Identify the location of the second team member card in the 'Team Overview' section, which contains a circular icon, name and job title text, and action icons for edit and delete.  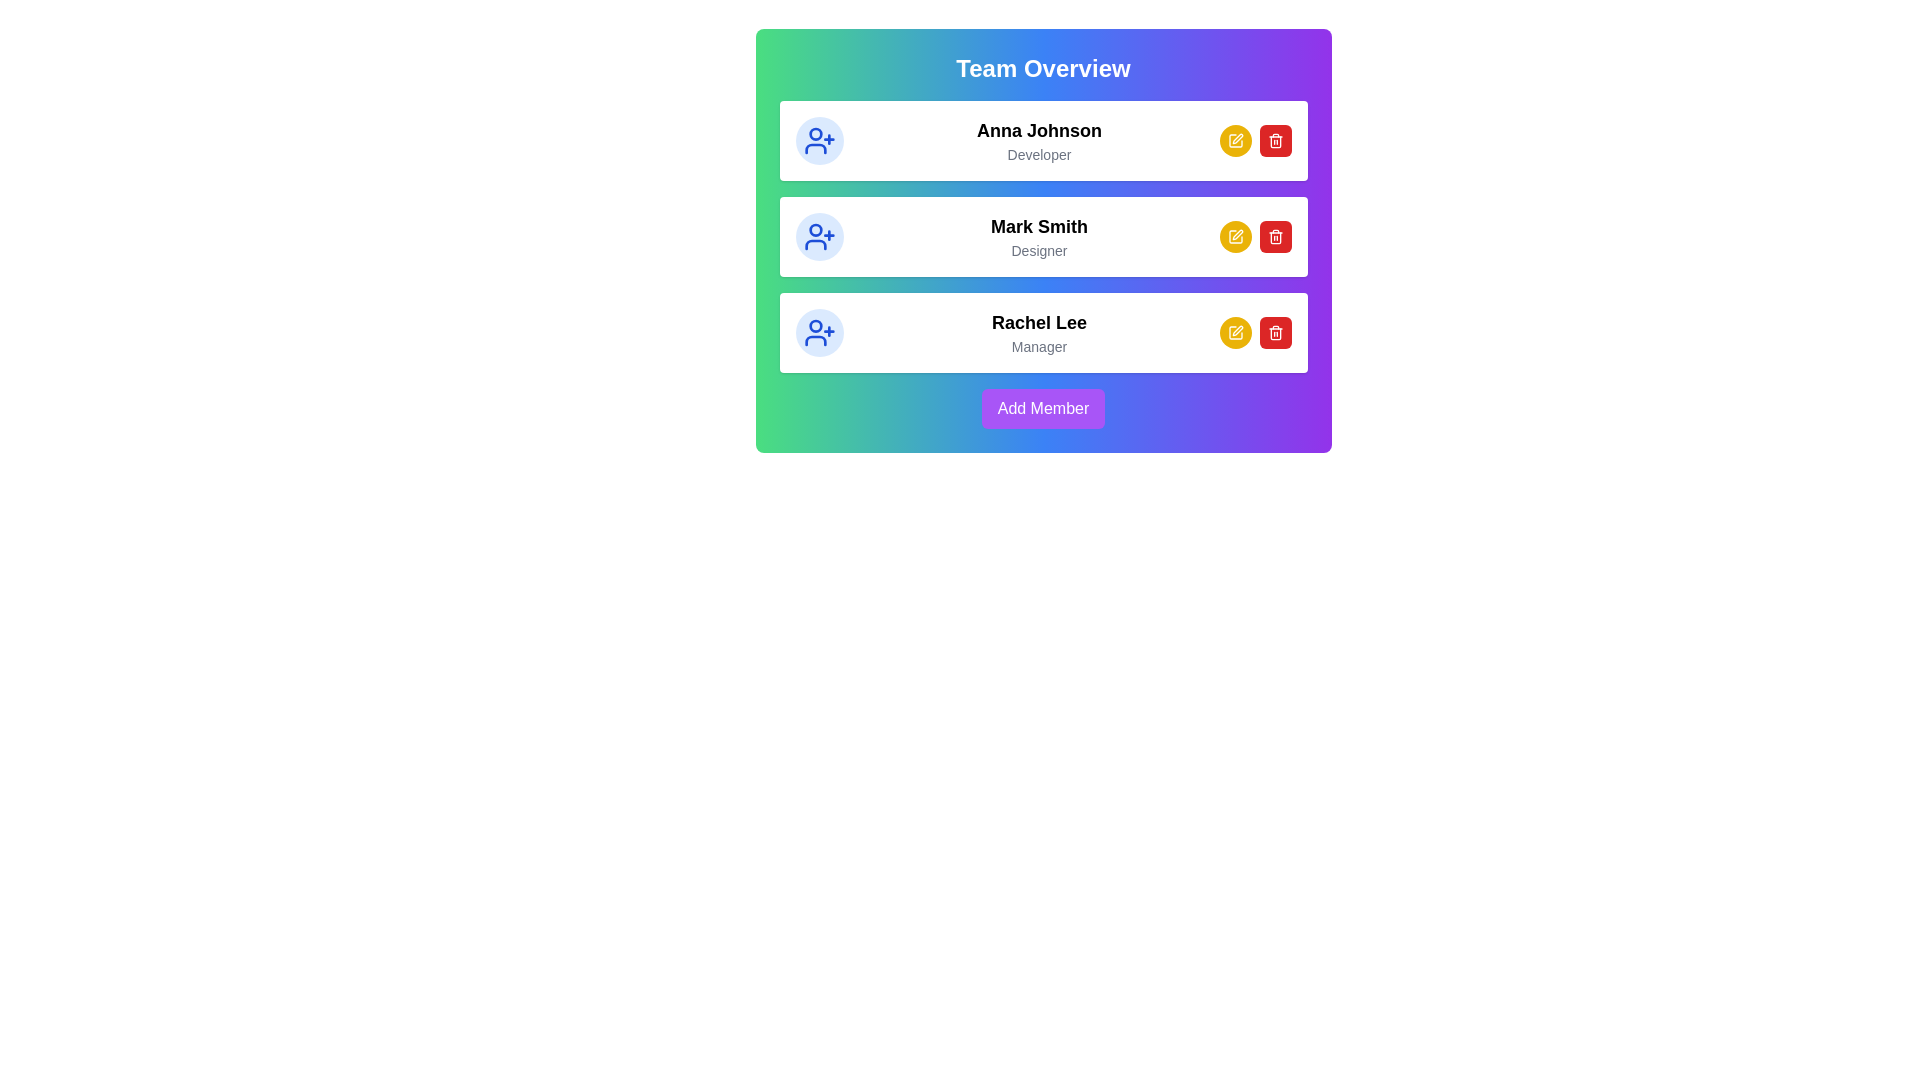
(1042, 235).